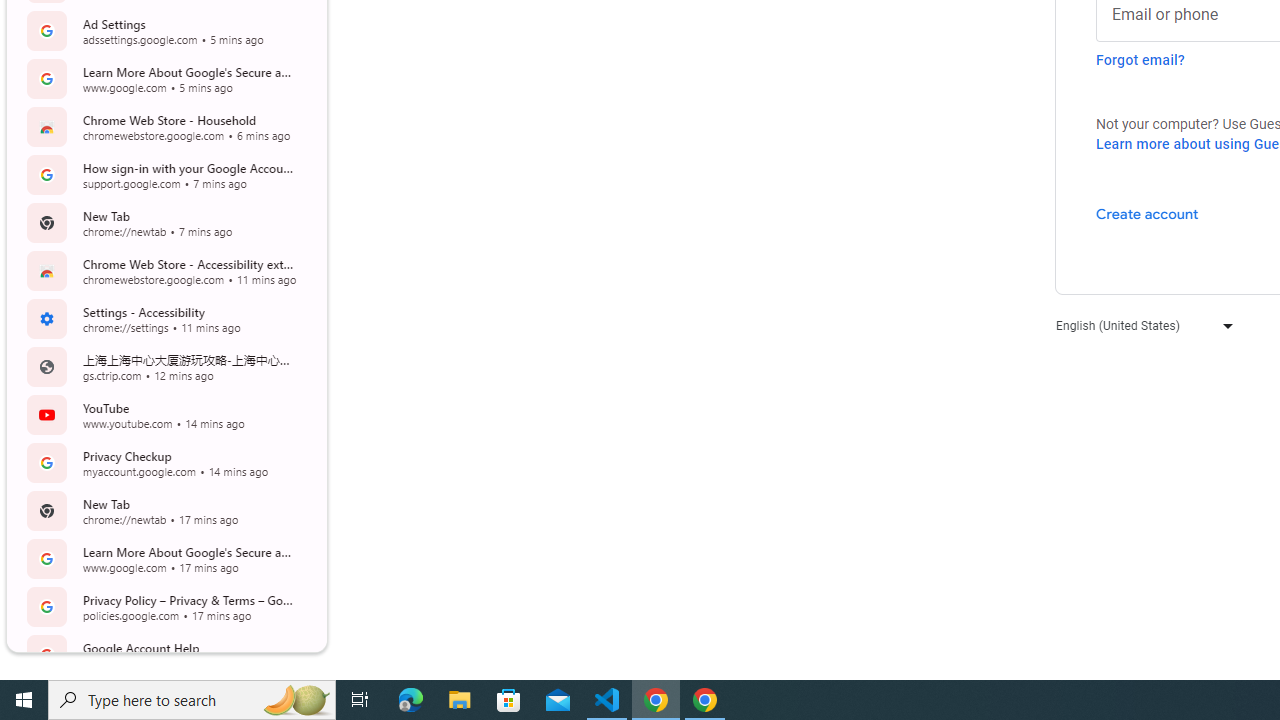 Image resolution: width=1280 pixels, height=720 pixels. What do you see at coordinates (1146, 213) in the screenshot?
I see `'Create account'` at bounding box center [1146, 213].